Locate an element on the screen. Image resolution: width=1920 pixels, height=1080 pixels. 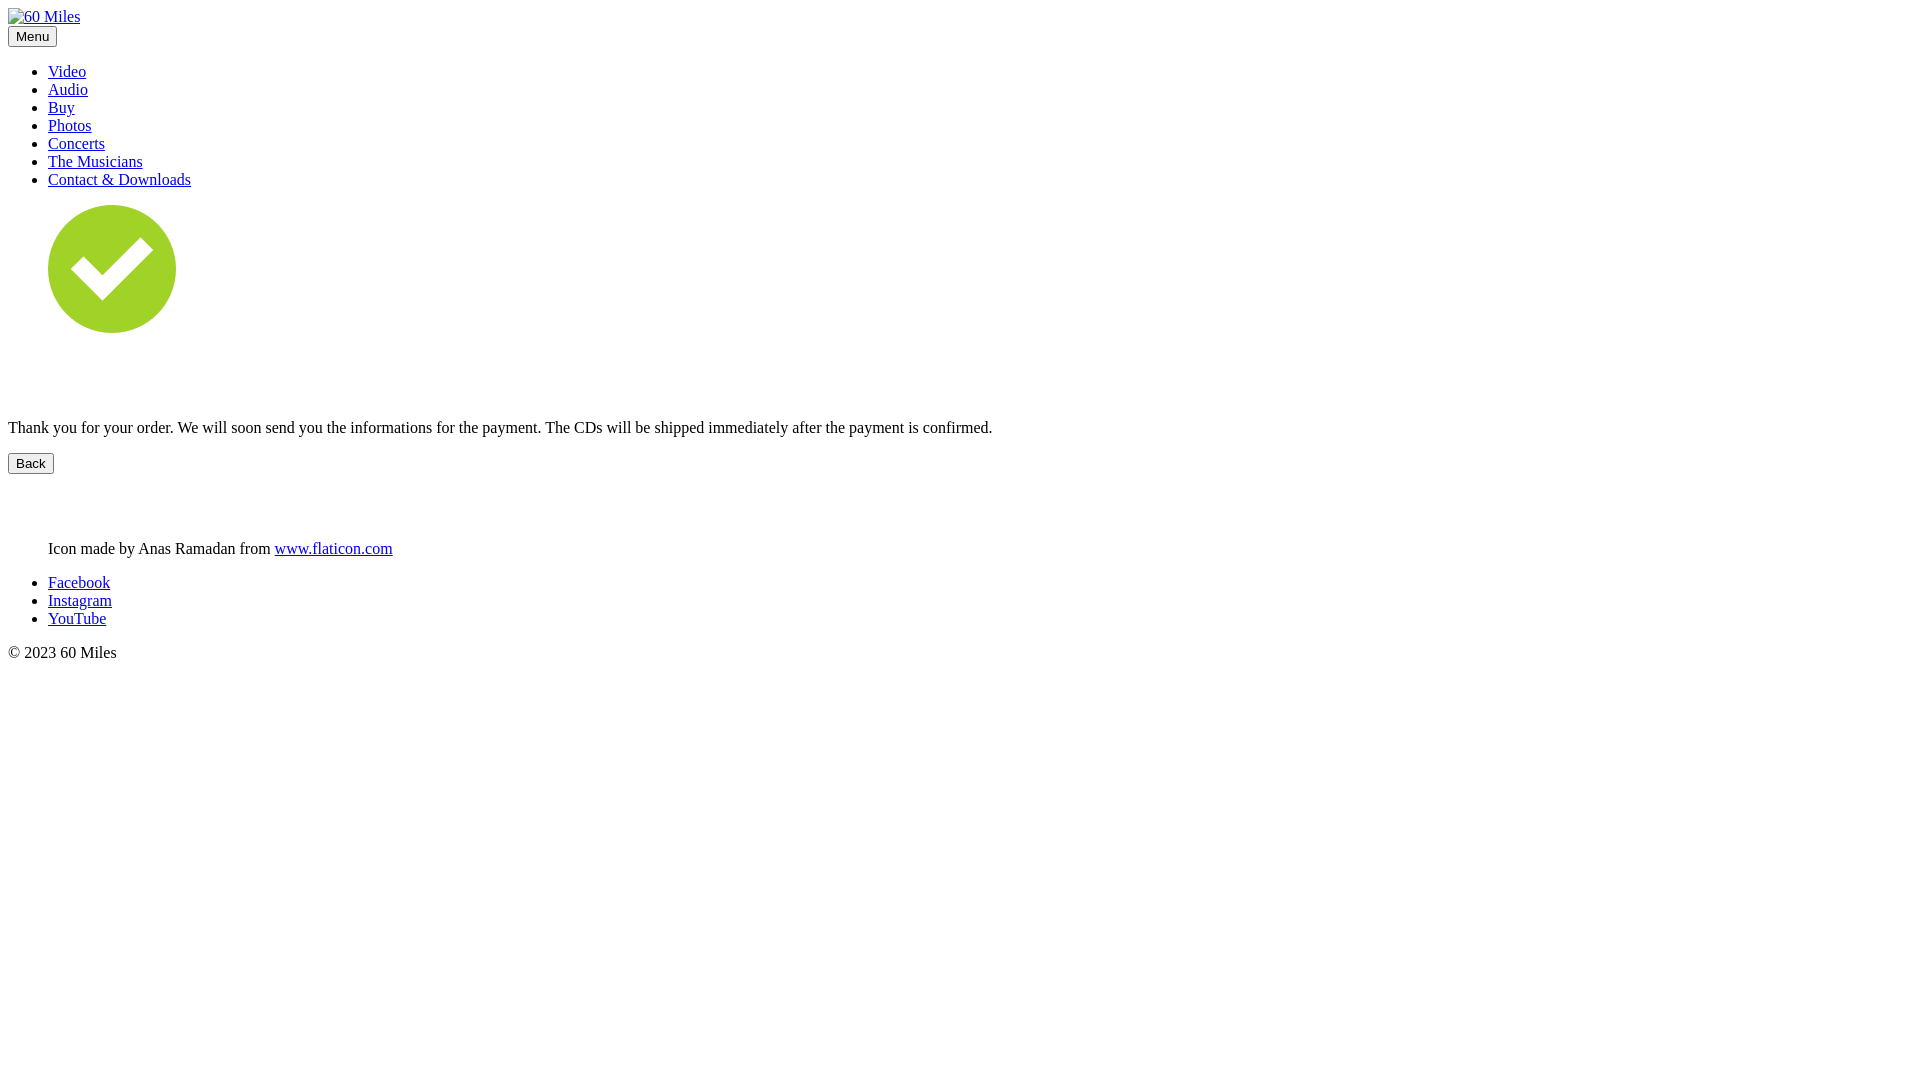
'Back' is located at coordinates (30, 463).